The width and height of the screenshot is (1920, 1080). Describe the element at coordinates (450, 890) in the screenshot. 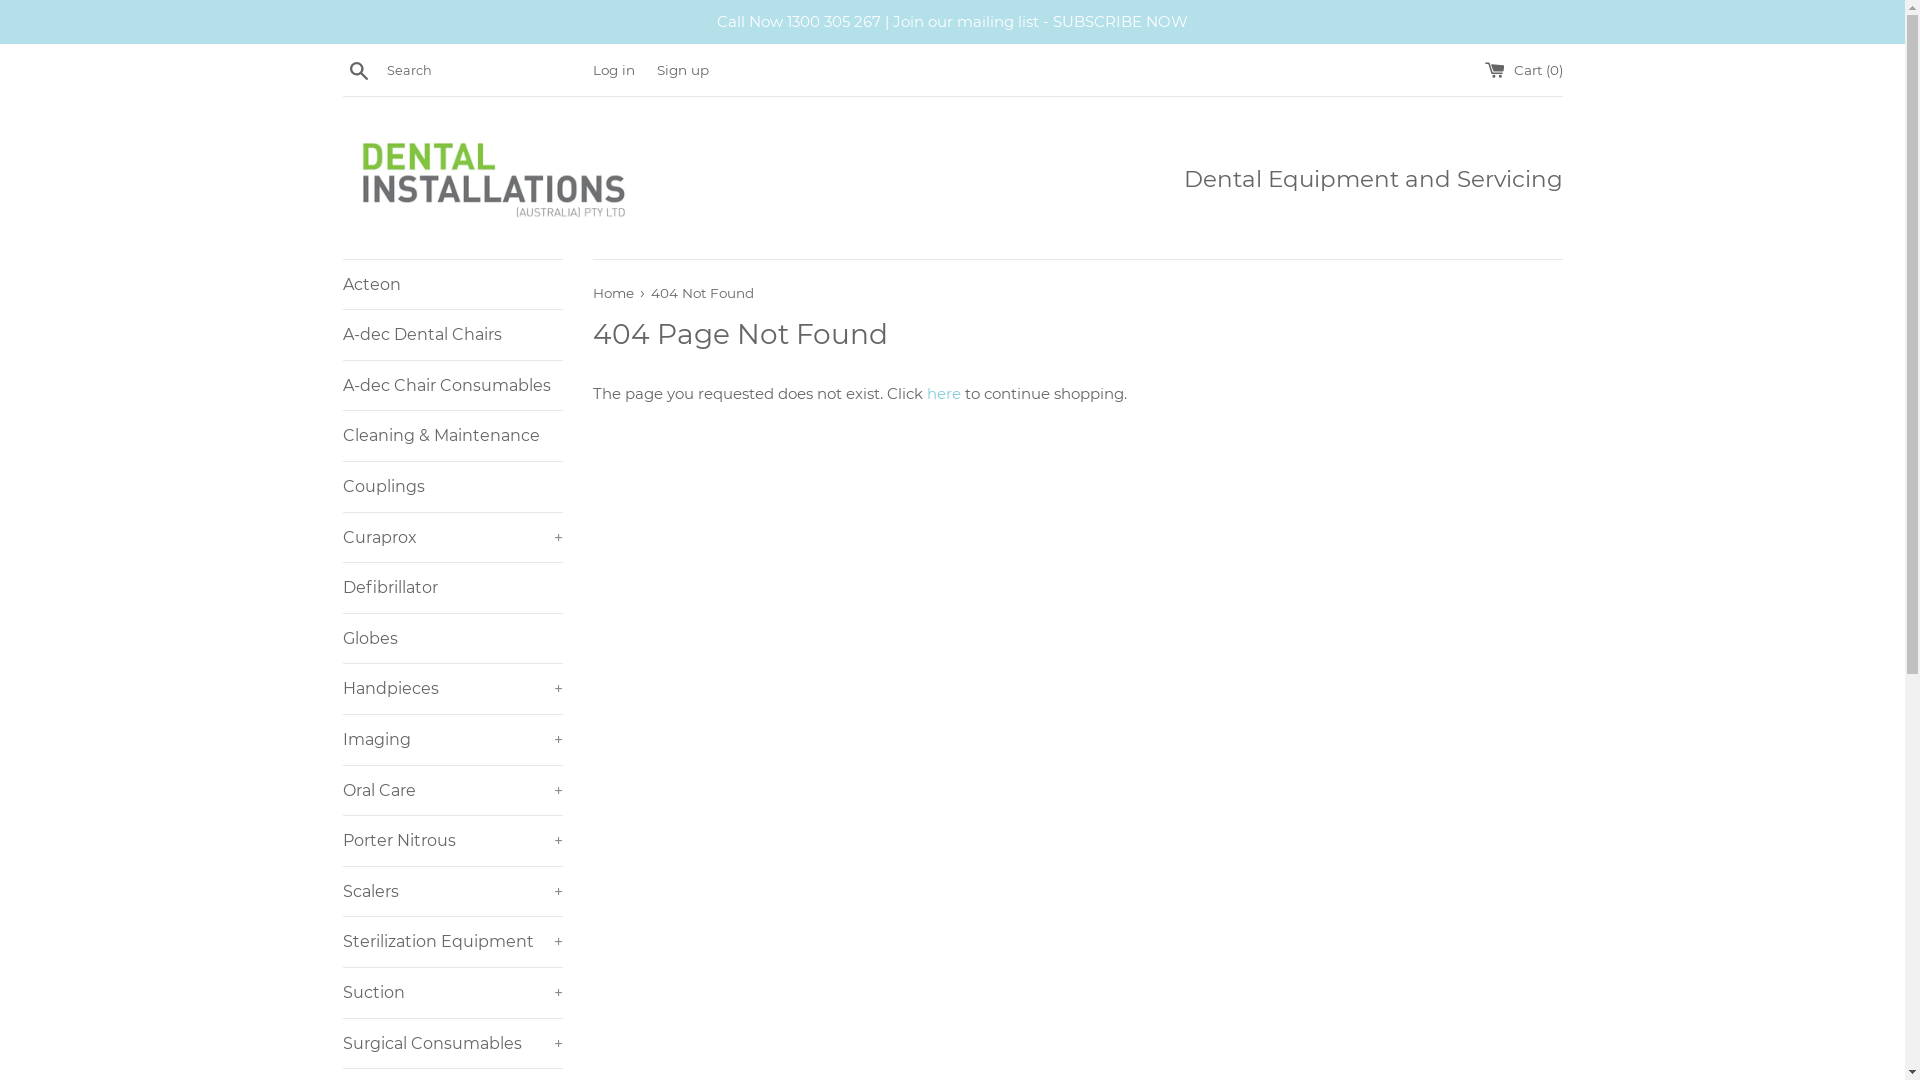

I see `'Scalers` at that location.